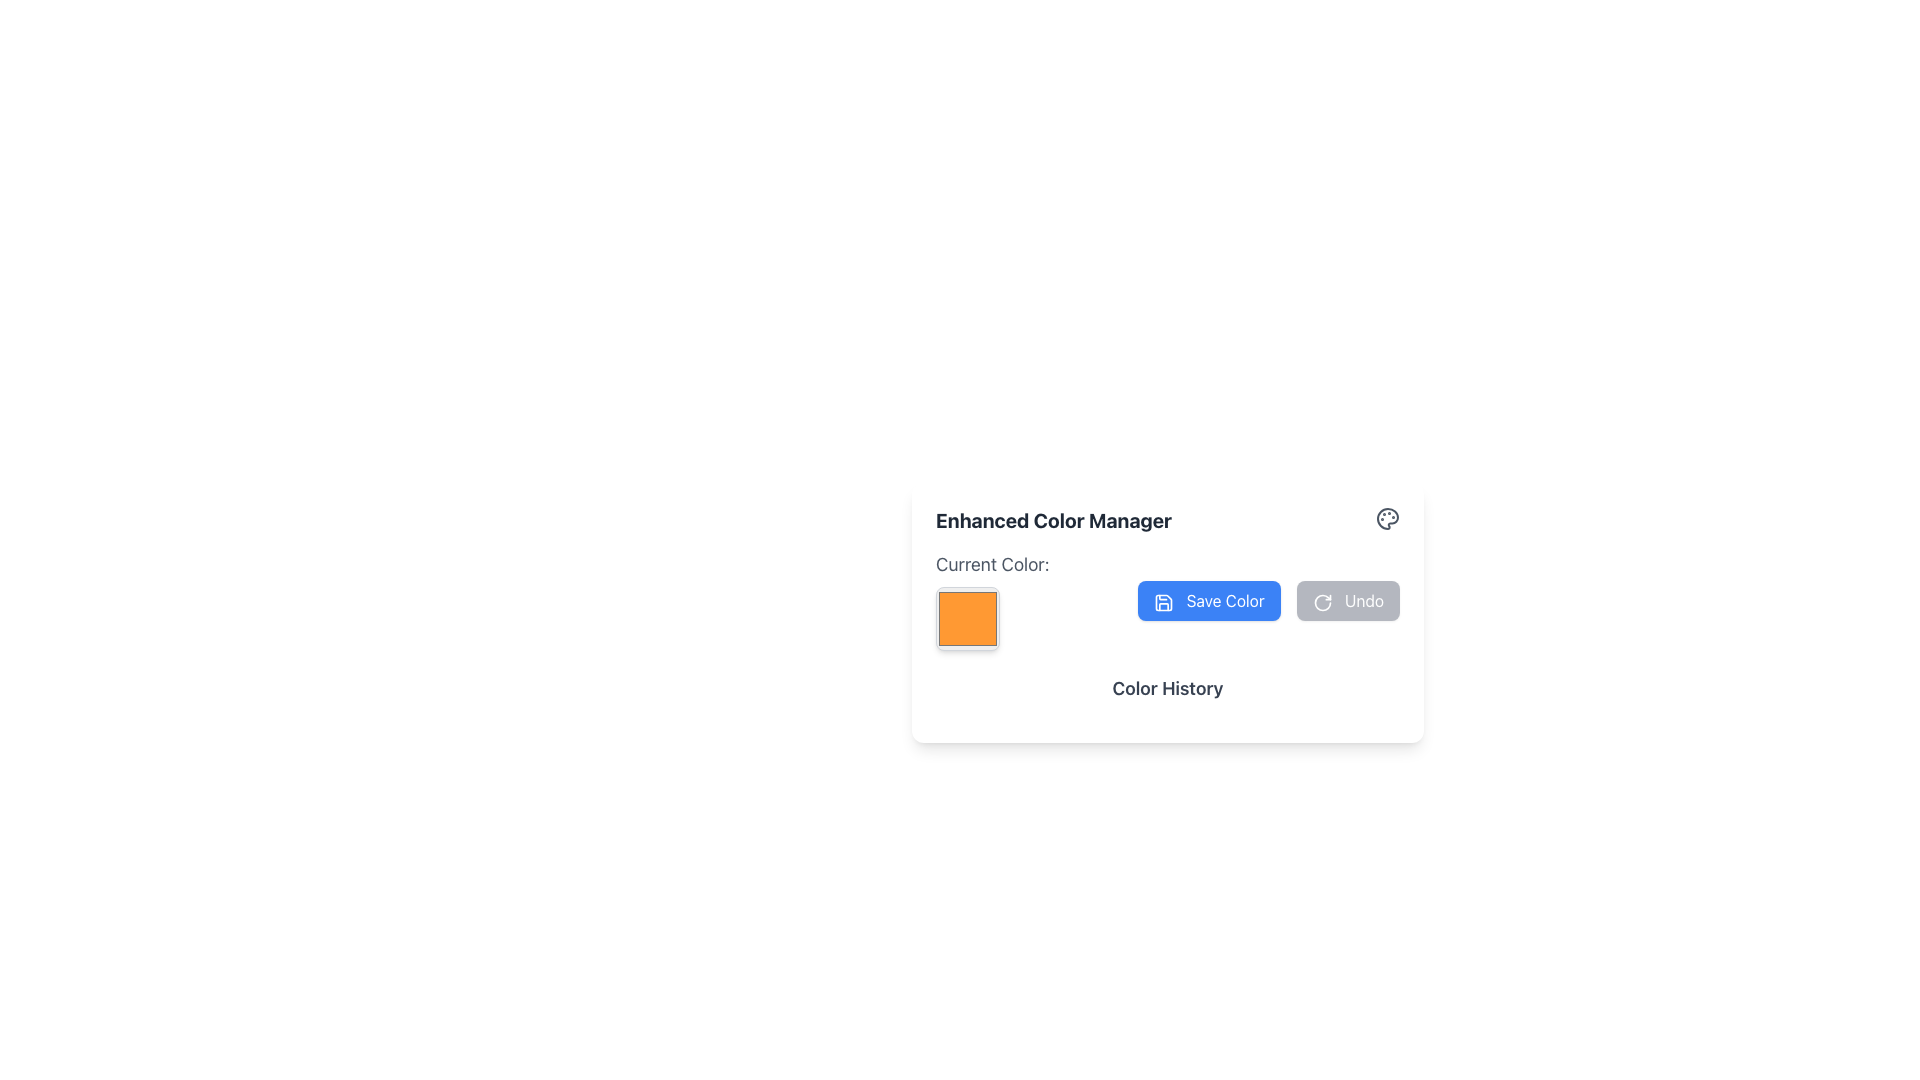 The width and height of the screenshot is (1920, 1080). I want to click on the color palette icon located in the top-right corner of the 'Enhanced Color Manager' interface, which is styled with a gray color and features an irregular circle outline with smaller circular details inside, so click(1386, 518).